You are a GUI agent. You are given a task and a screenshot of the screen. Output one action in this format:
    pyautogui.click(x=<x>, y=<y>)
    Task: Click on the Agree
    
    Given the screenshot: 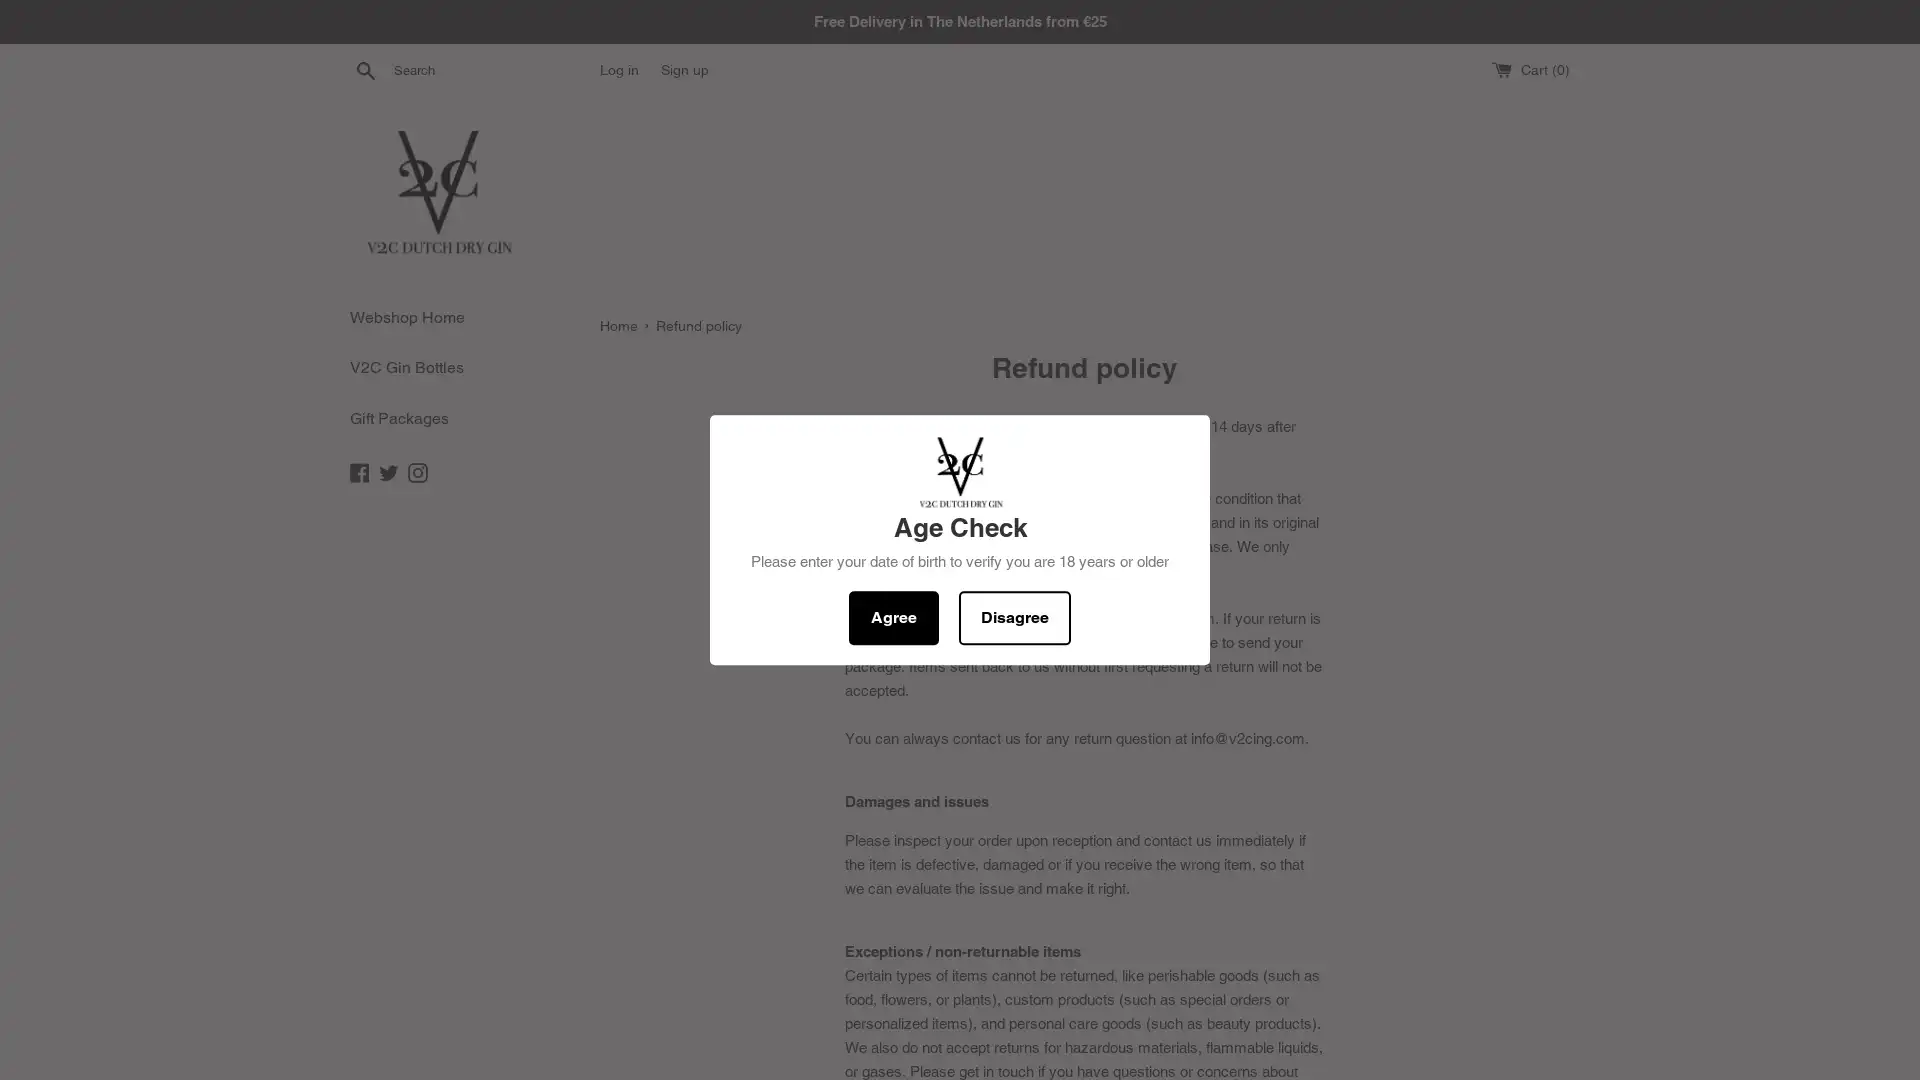 What is the action you would take?
    pyautogui.click(x=892, y=616)
    